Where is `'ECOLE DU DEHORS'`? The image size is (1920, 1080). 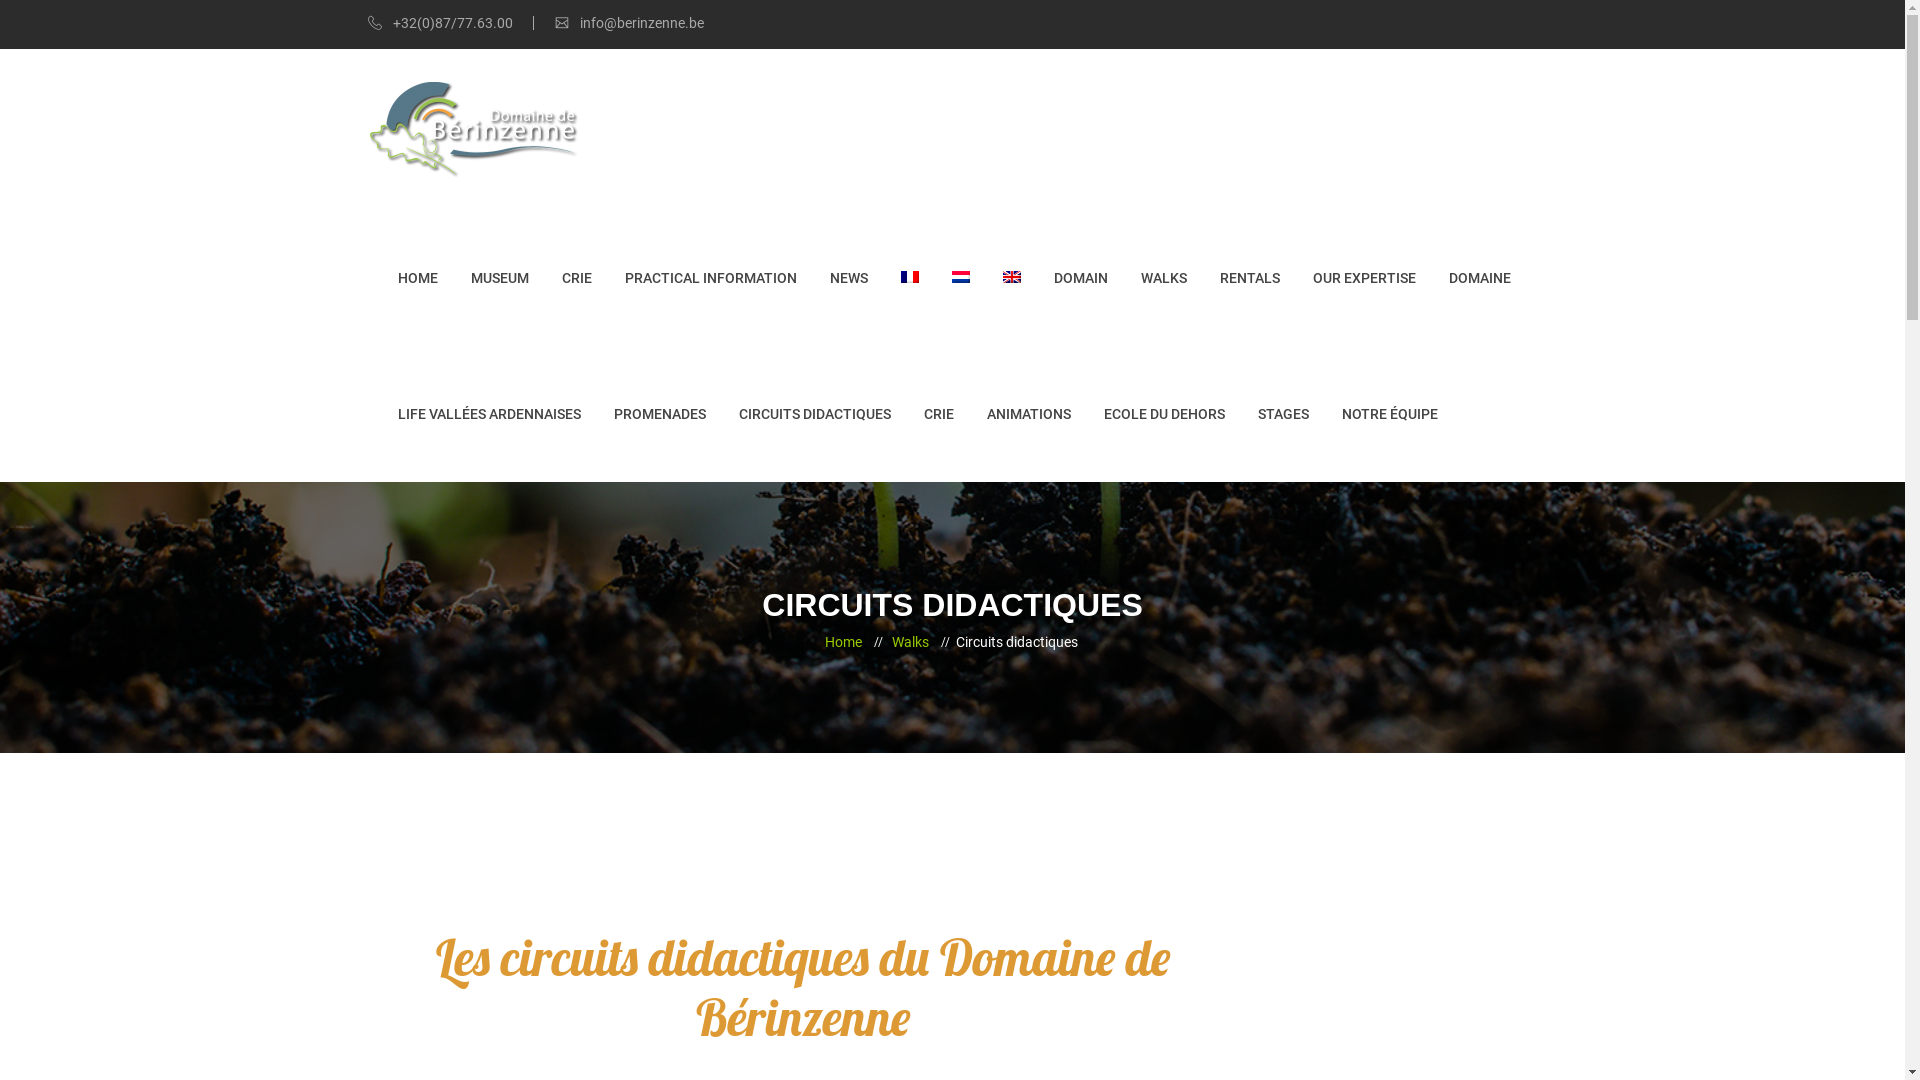 'ECOLE DU DEHORS' is located at coordinates (1164, 412).